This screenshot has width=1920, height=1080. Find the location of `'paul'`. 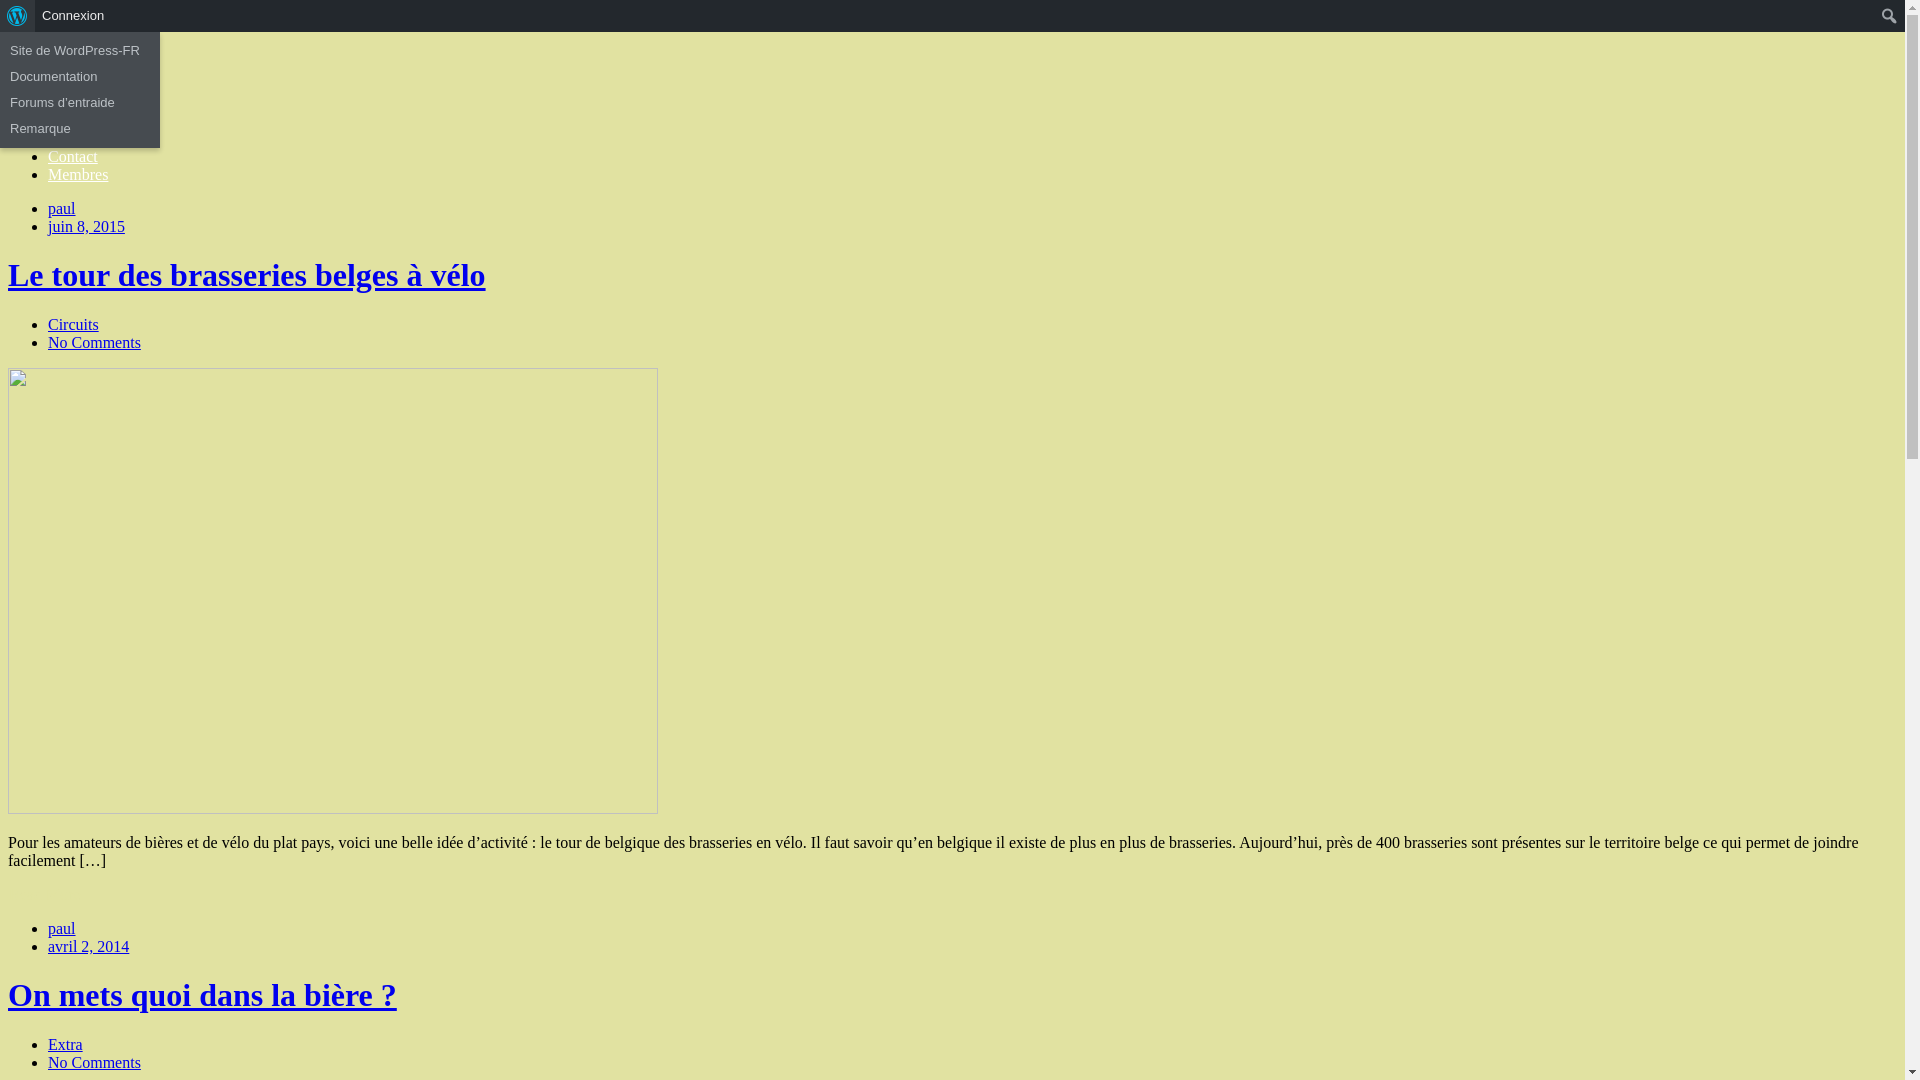

'paul' is located at coordinates (48, 208).